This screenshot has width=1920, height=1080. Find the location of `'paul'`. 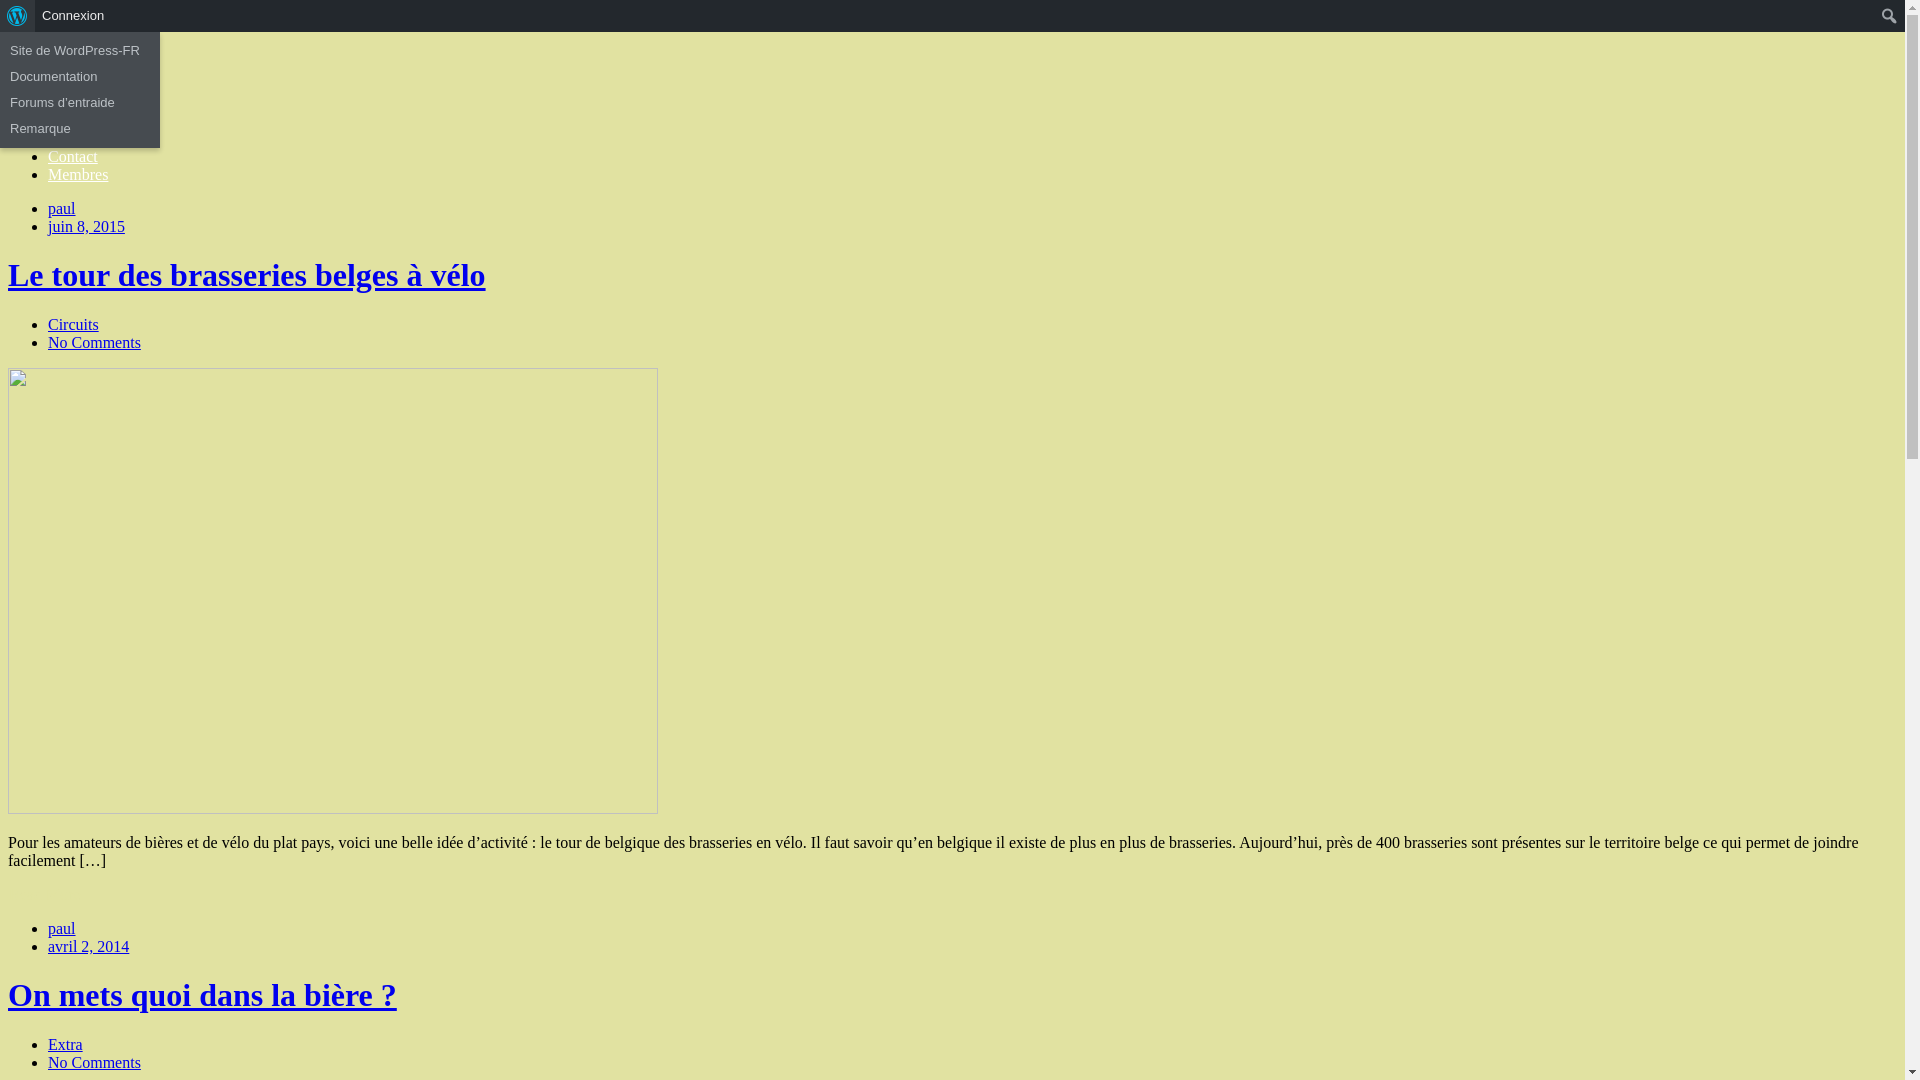

'paul' is located at coordinates (48, 208).